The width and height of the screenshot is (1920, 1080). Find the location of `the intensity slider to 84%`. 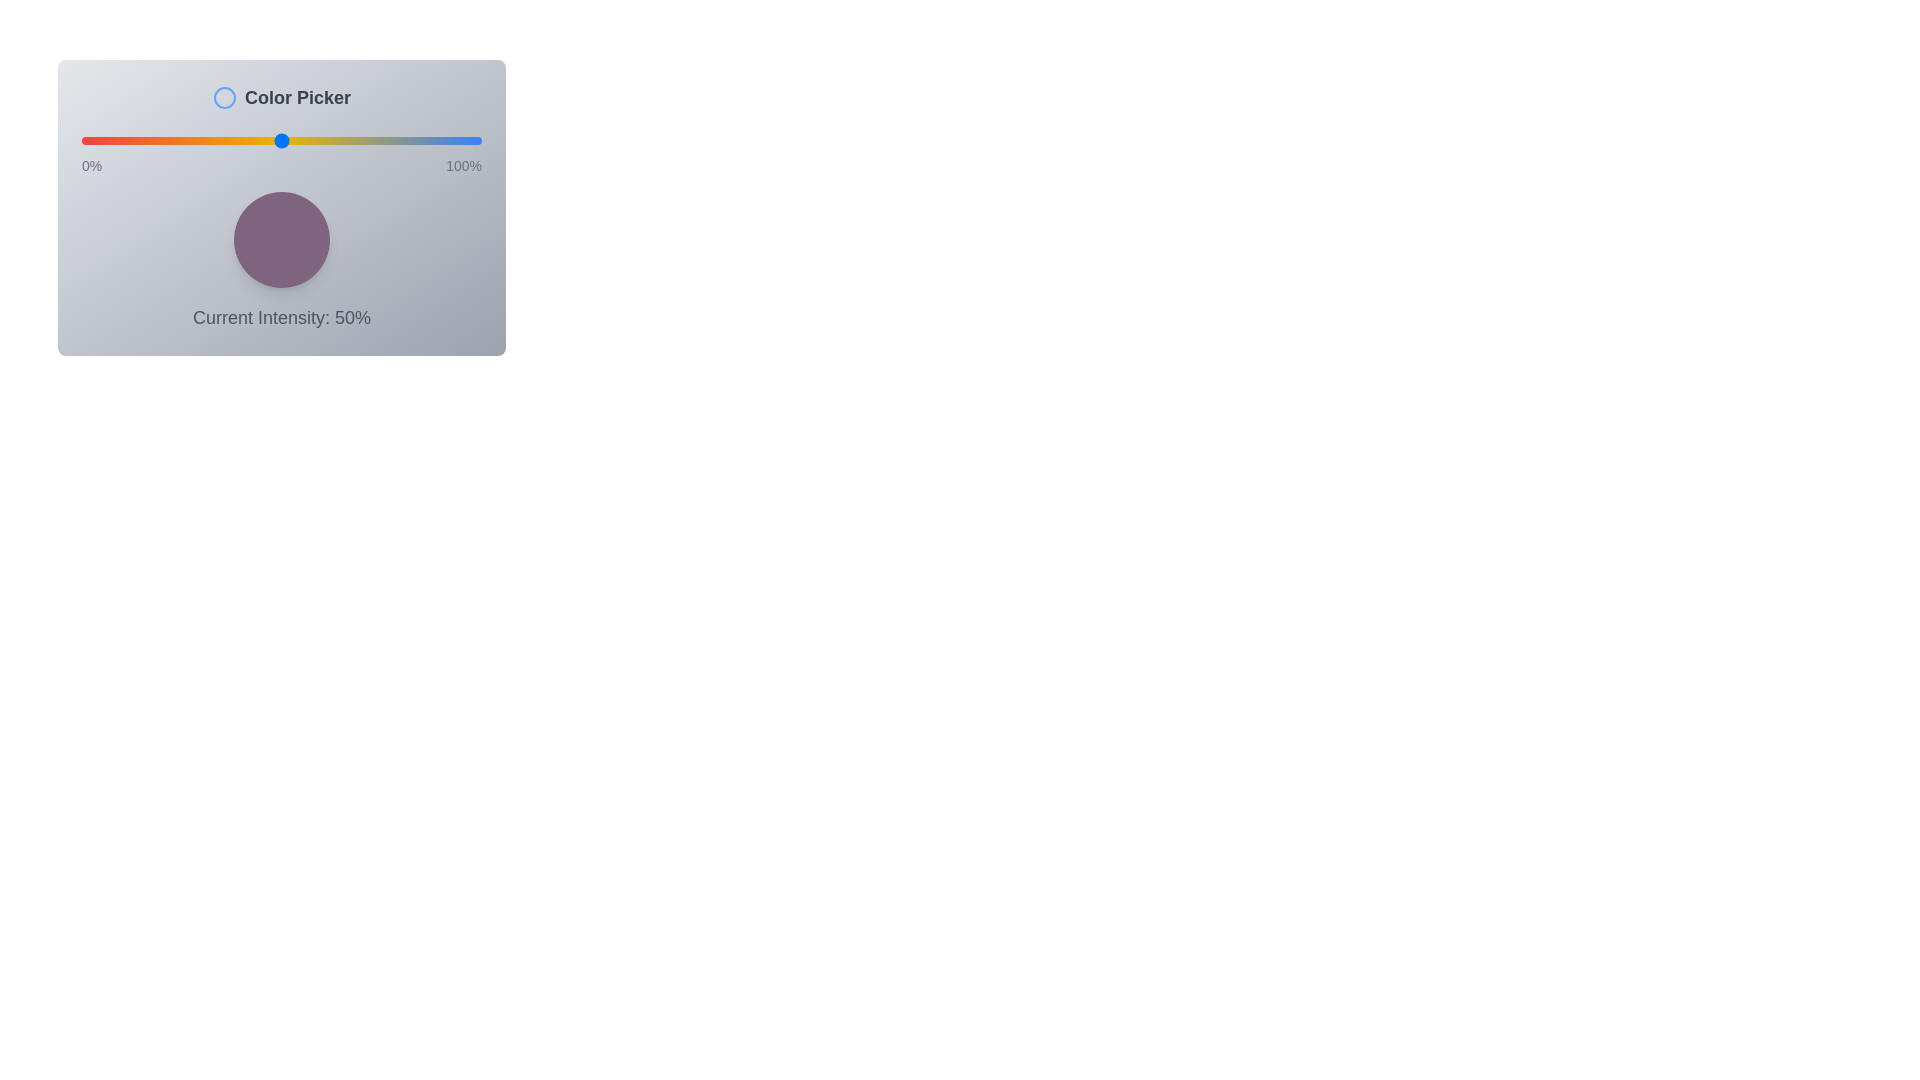

the intensity slider to 84% is located at coordinates (416, 140).